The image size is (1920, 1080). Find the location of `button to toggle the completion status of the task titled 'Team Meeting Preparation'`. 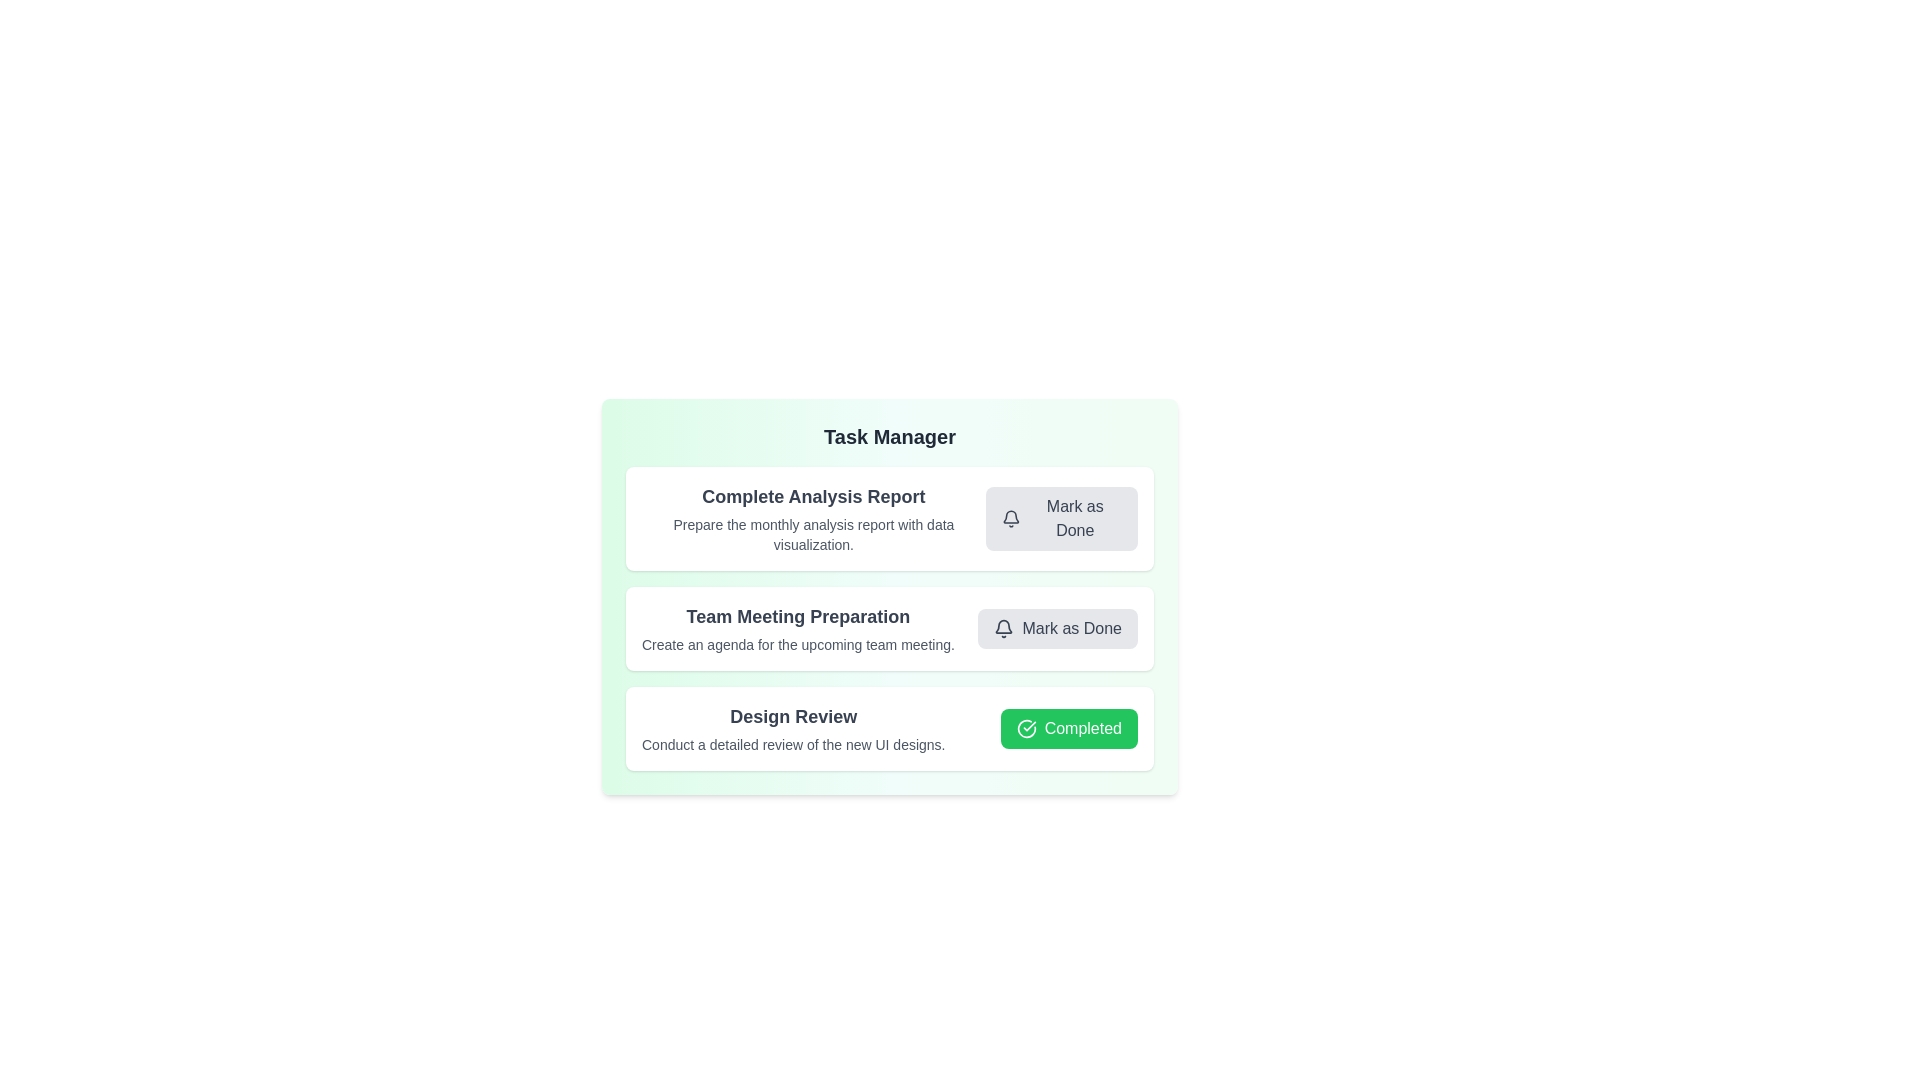

button to toggle the completion status of the task titled 'Team Meeting Preparation' is located at coordinates (1057, 627).